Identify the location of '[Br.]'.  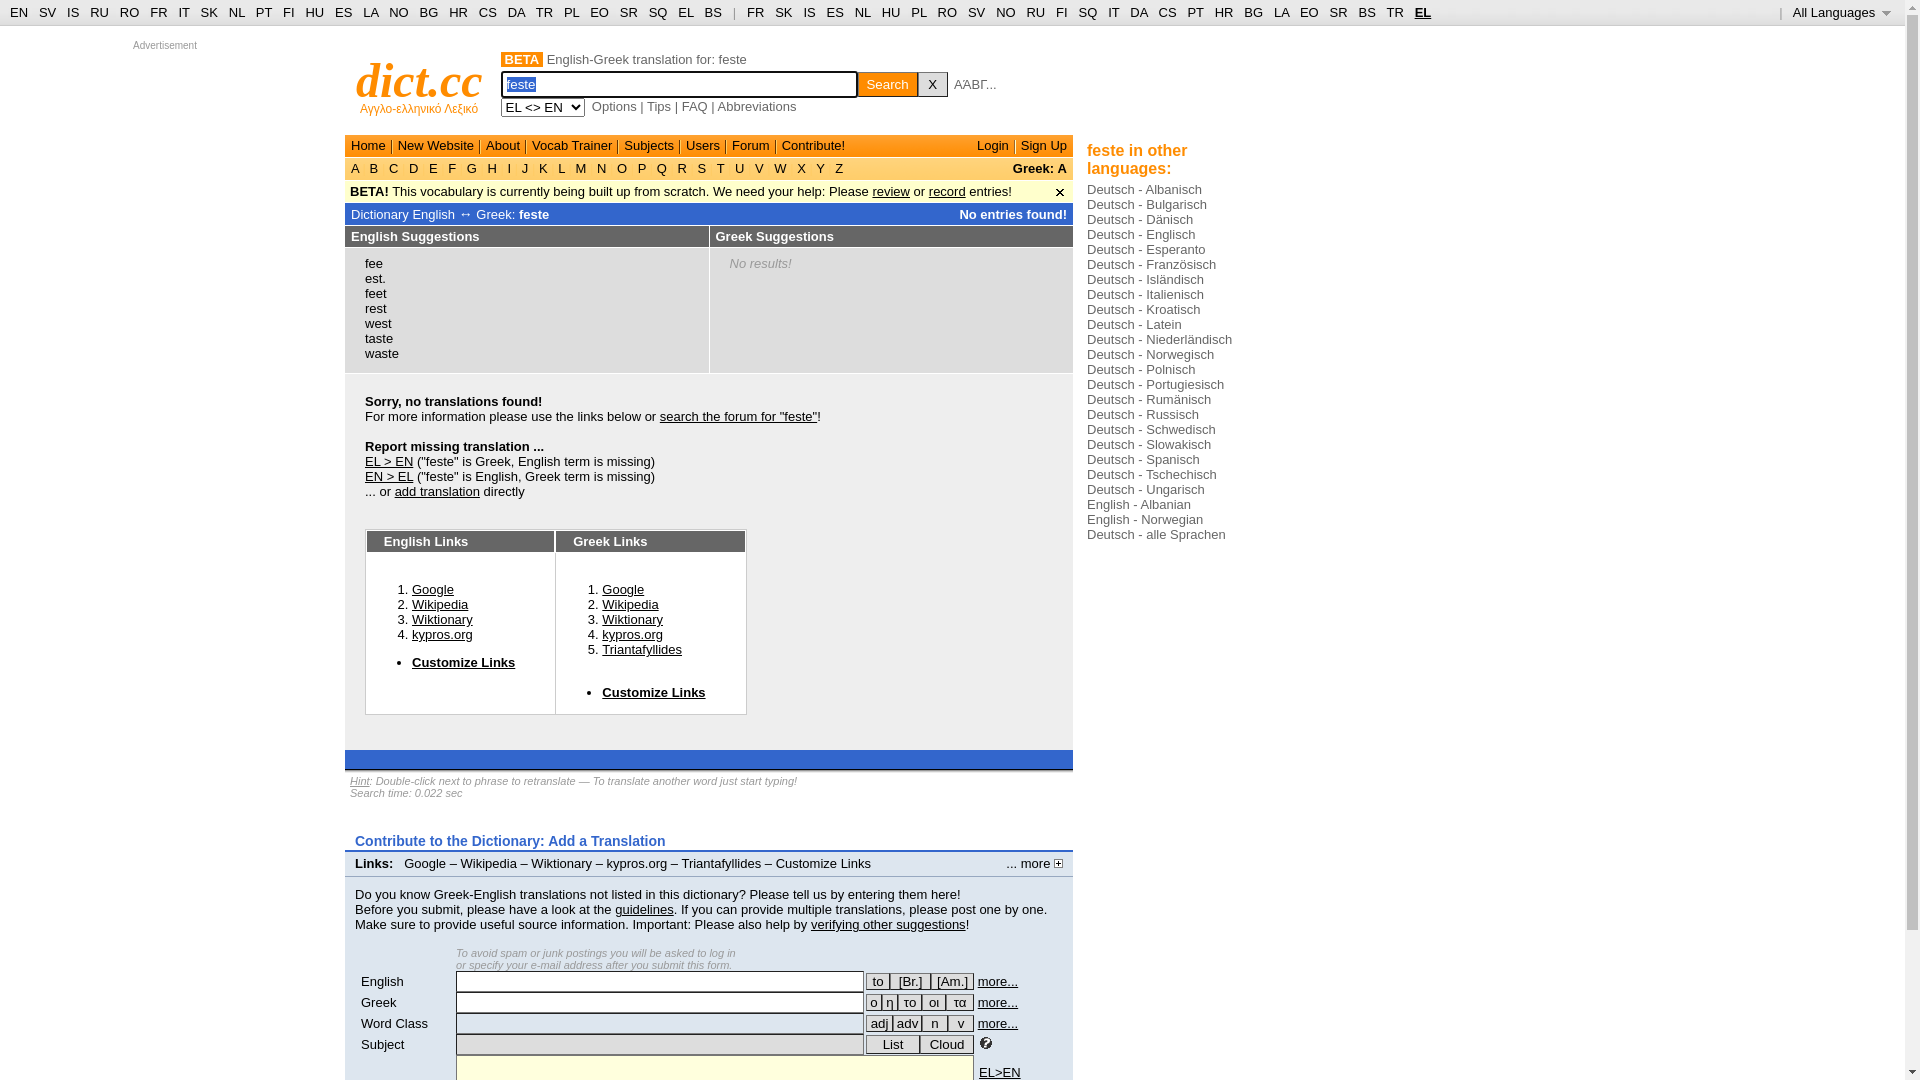
(888, 980).